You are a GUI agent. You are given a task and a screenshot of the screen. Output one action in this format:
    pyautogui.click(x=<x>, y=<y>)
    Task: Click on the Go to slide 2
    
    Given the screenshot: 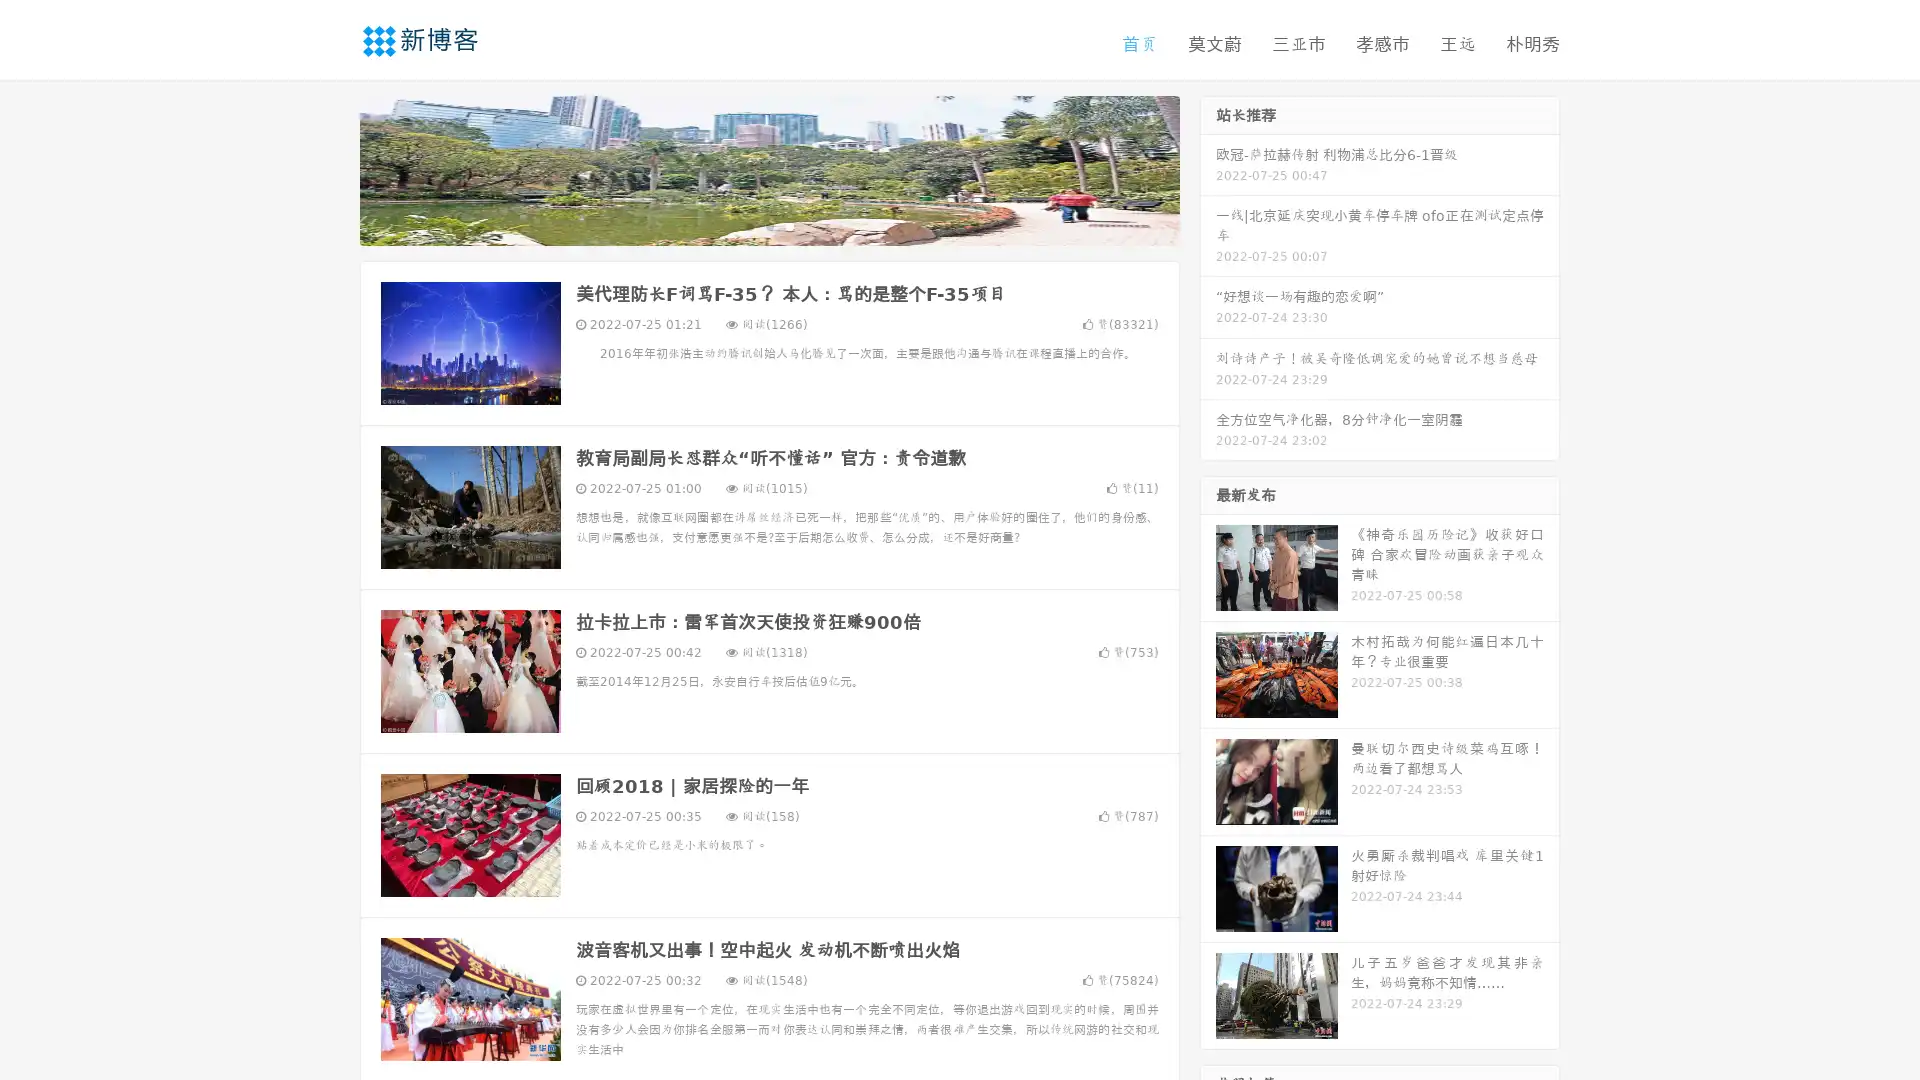 What is the action you would take?
    pyautogui.click(x=768, y=225)
    